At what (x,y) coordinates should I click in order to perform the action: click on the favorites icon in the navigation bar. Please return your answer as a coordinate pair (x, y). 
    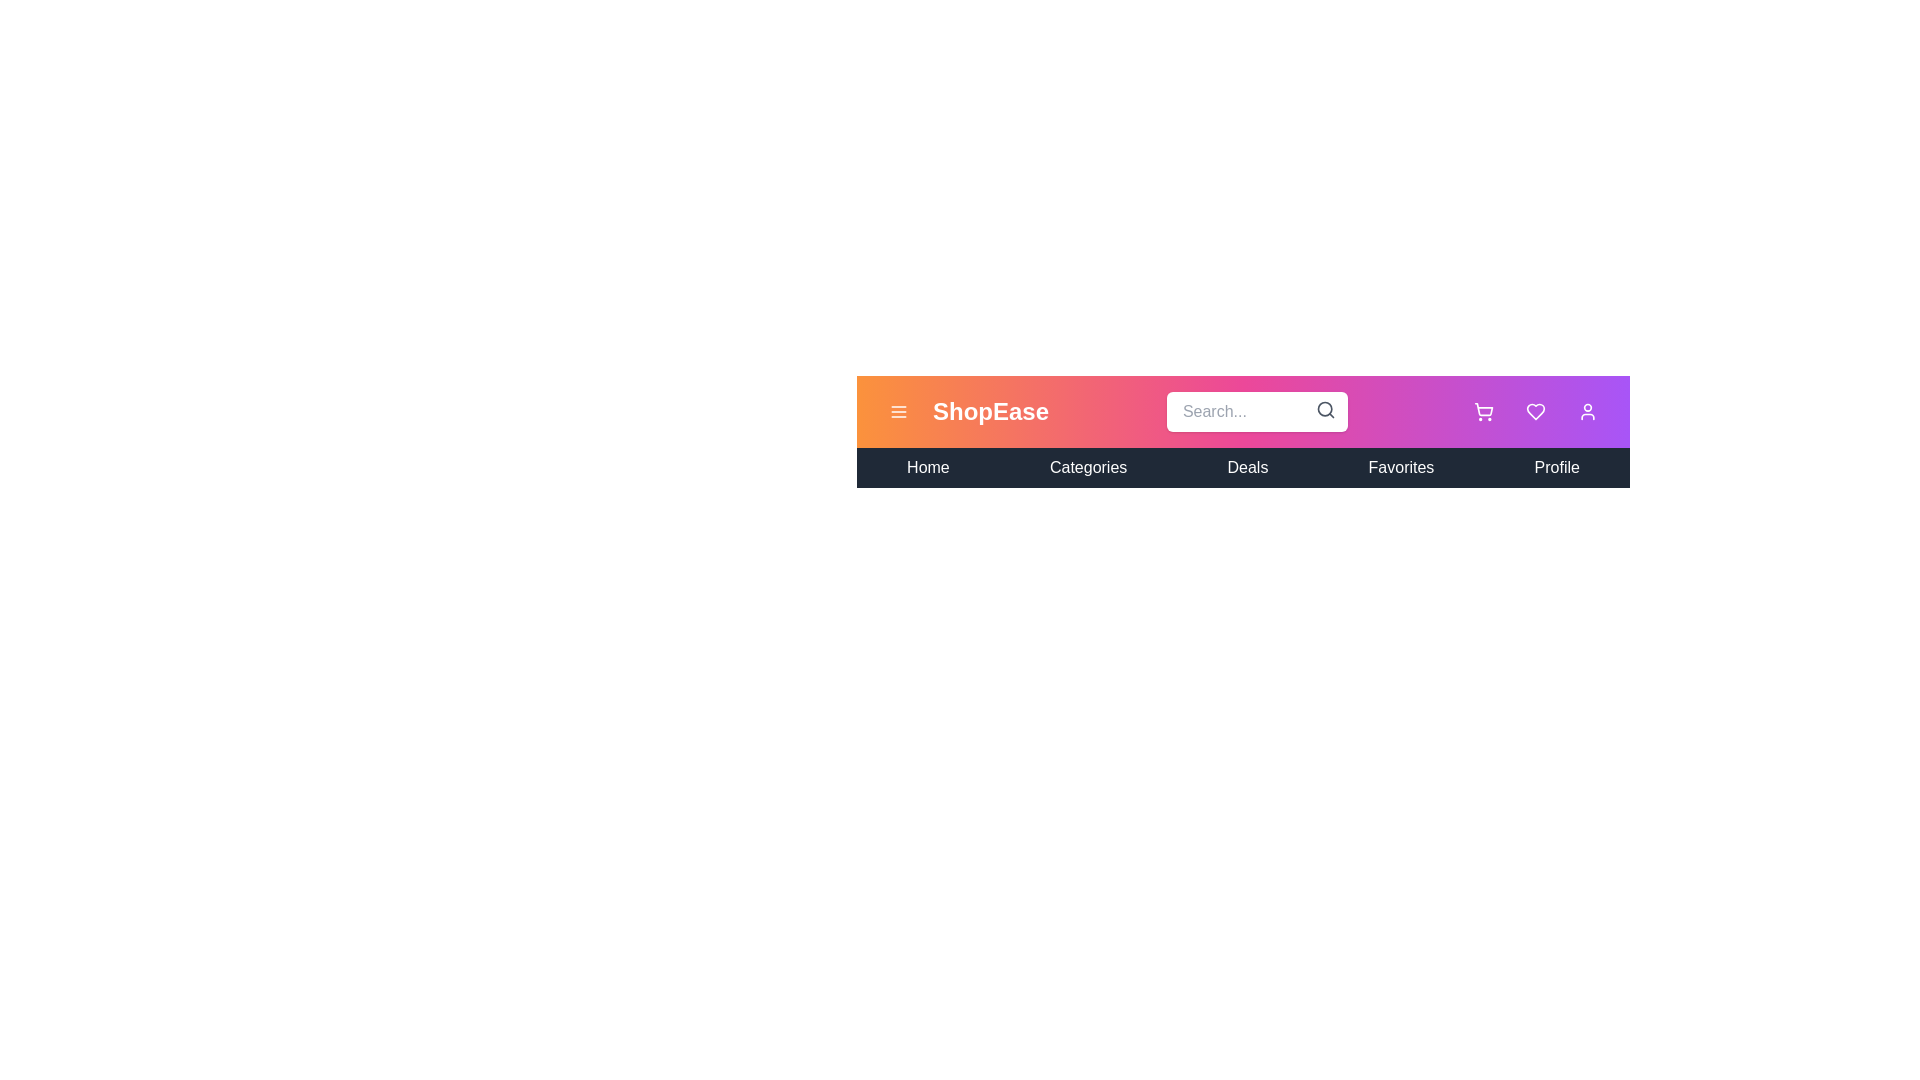
    Looking at the image, I should click on (1535, 411).